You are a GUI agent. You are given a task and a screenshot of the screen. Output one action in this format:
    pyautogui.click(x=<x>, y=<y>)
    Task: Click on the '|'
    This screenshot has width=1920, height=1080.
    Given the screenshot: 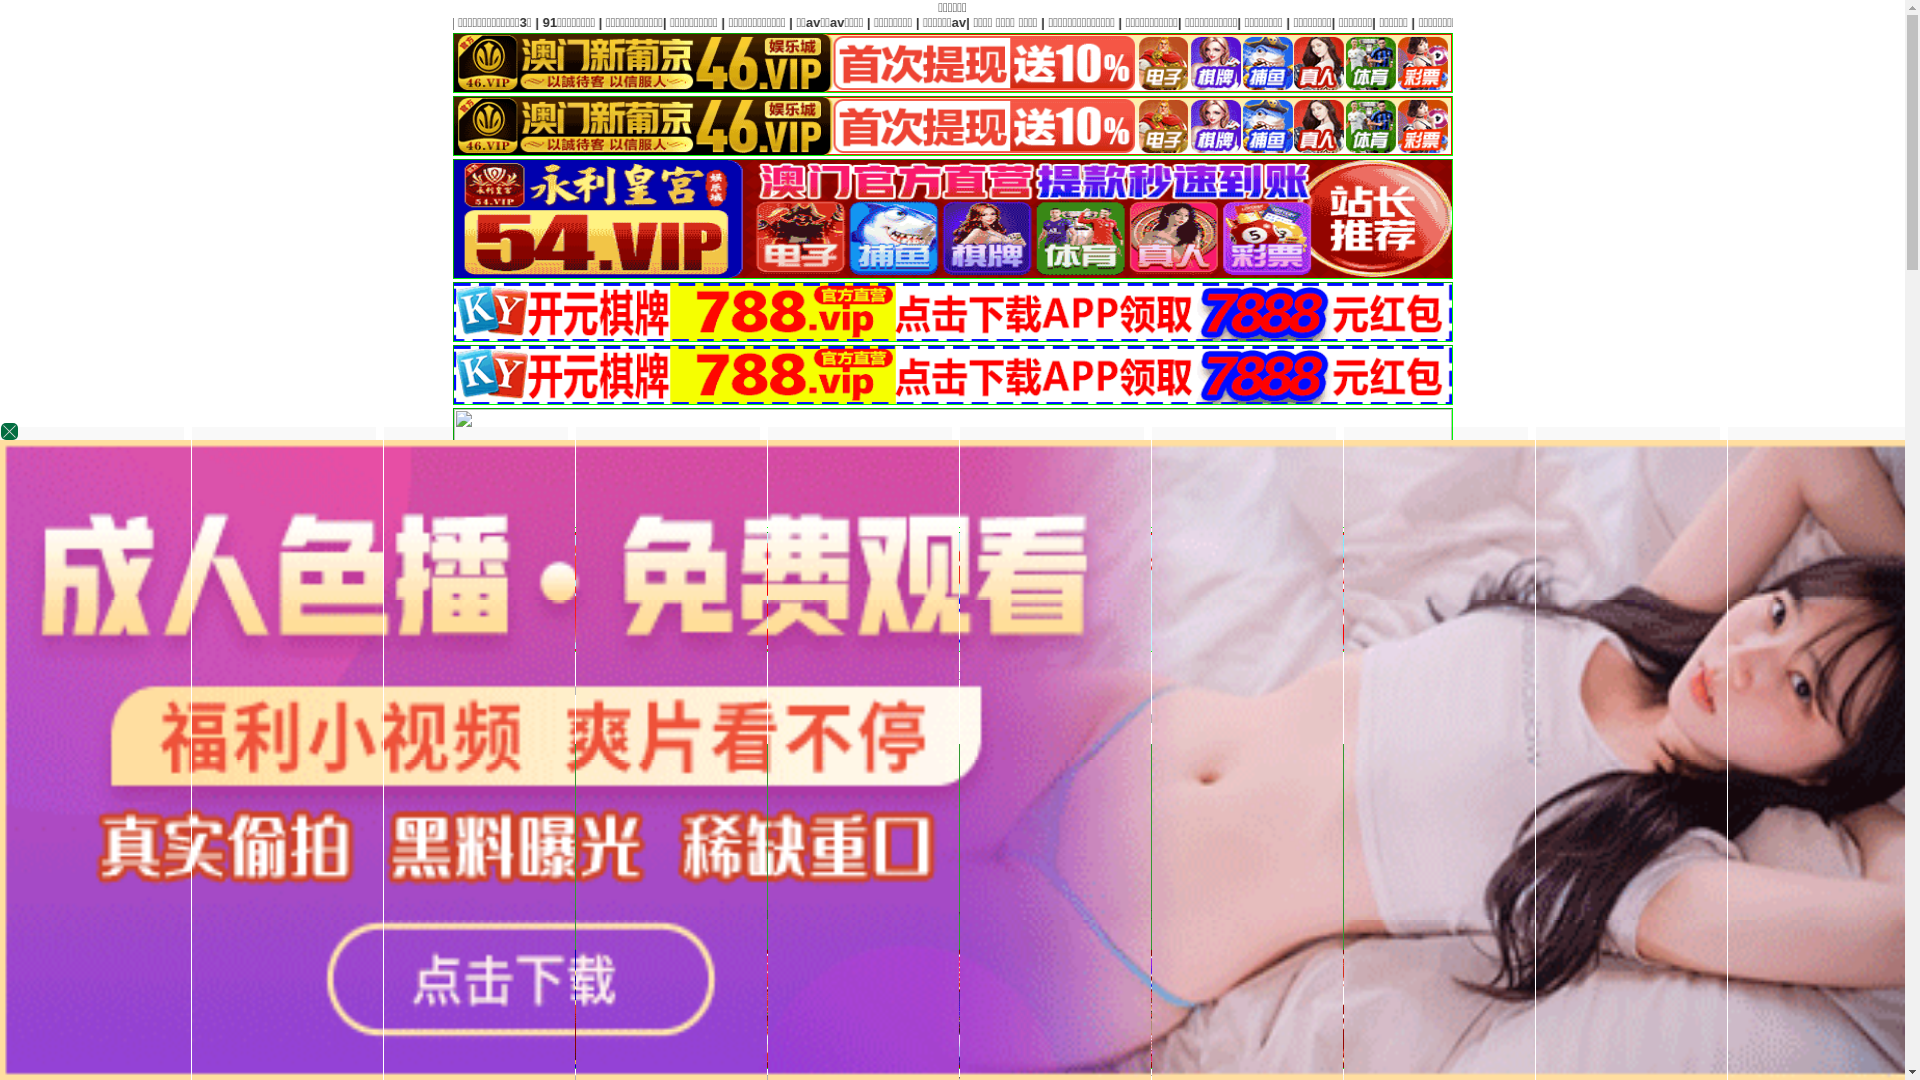 What is the action you would take?
    pyautogui.click(x=1683, y=22)
    